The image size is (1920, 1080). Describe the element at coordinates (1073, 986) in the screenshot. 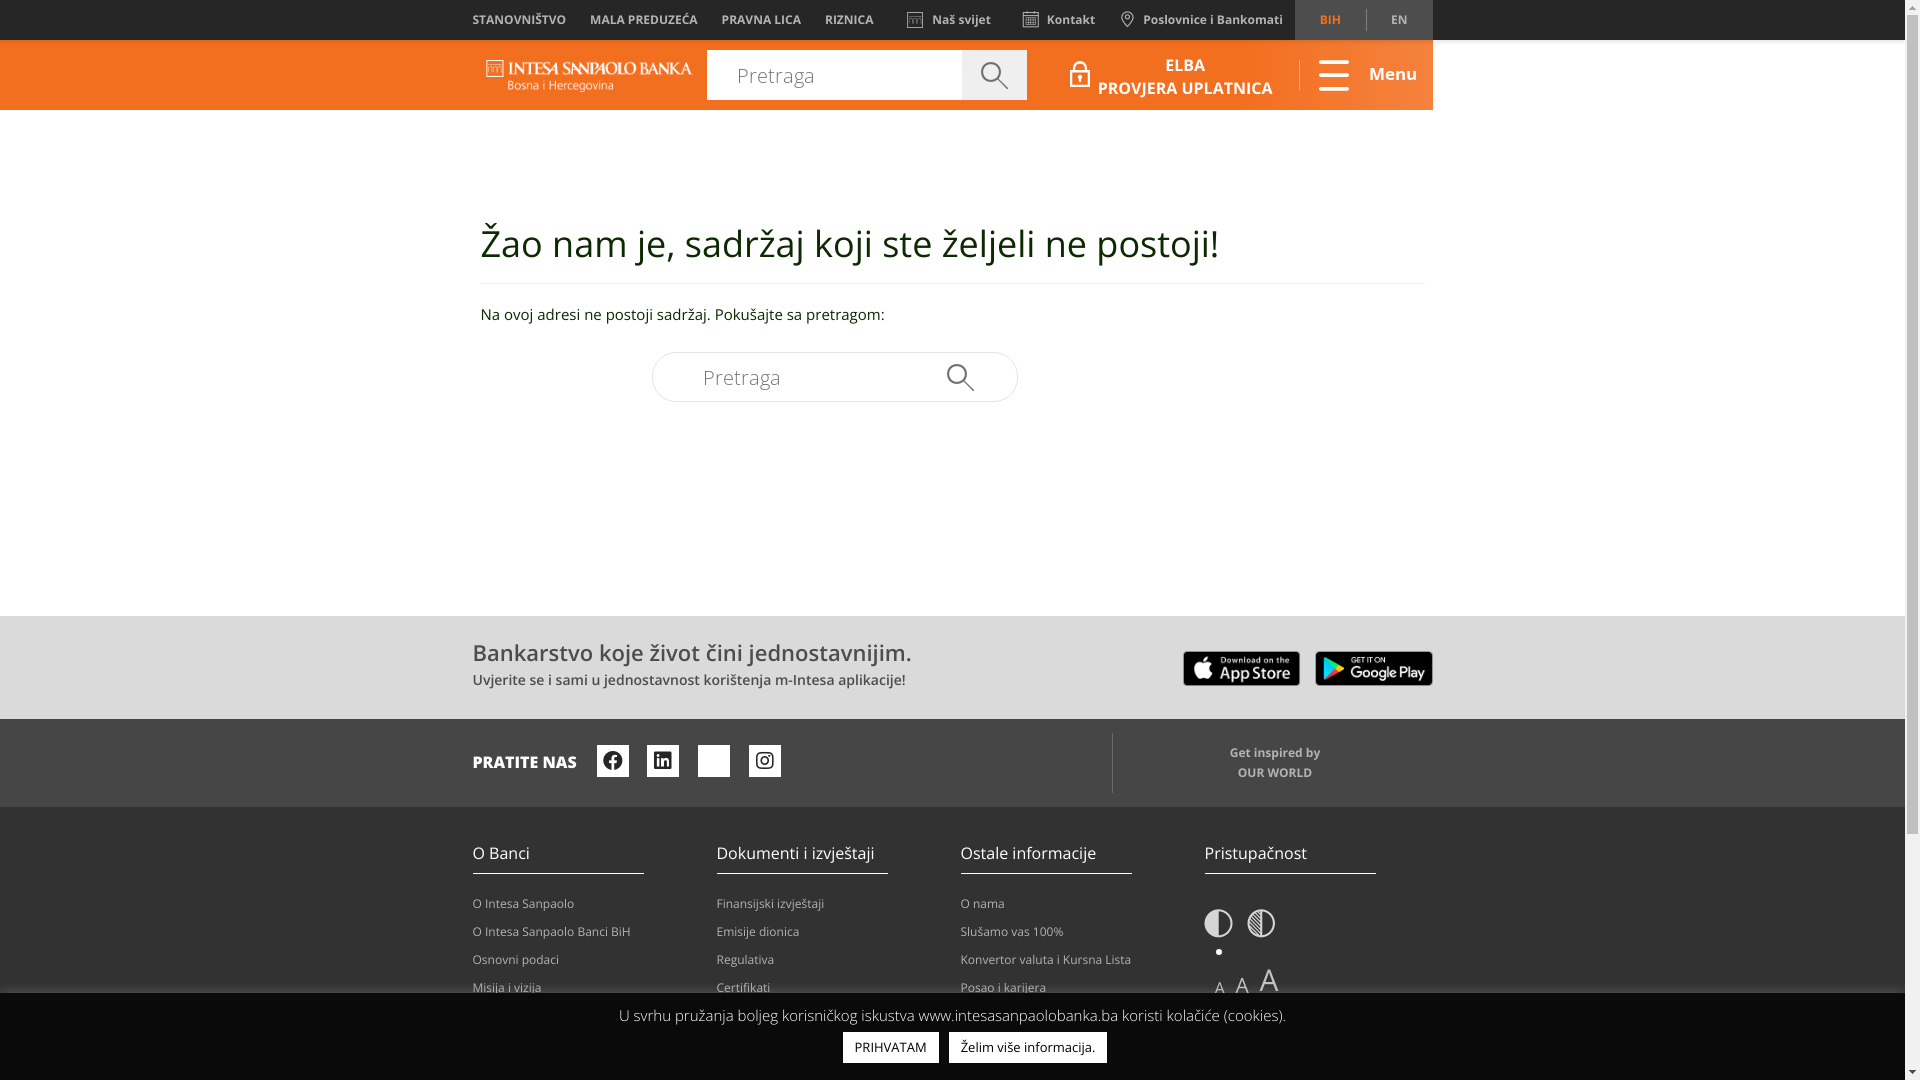

I see `'Posao i karijera'` at that location.